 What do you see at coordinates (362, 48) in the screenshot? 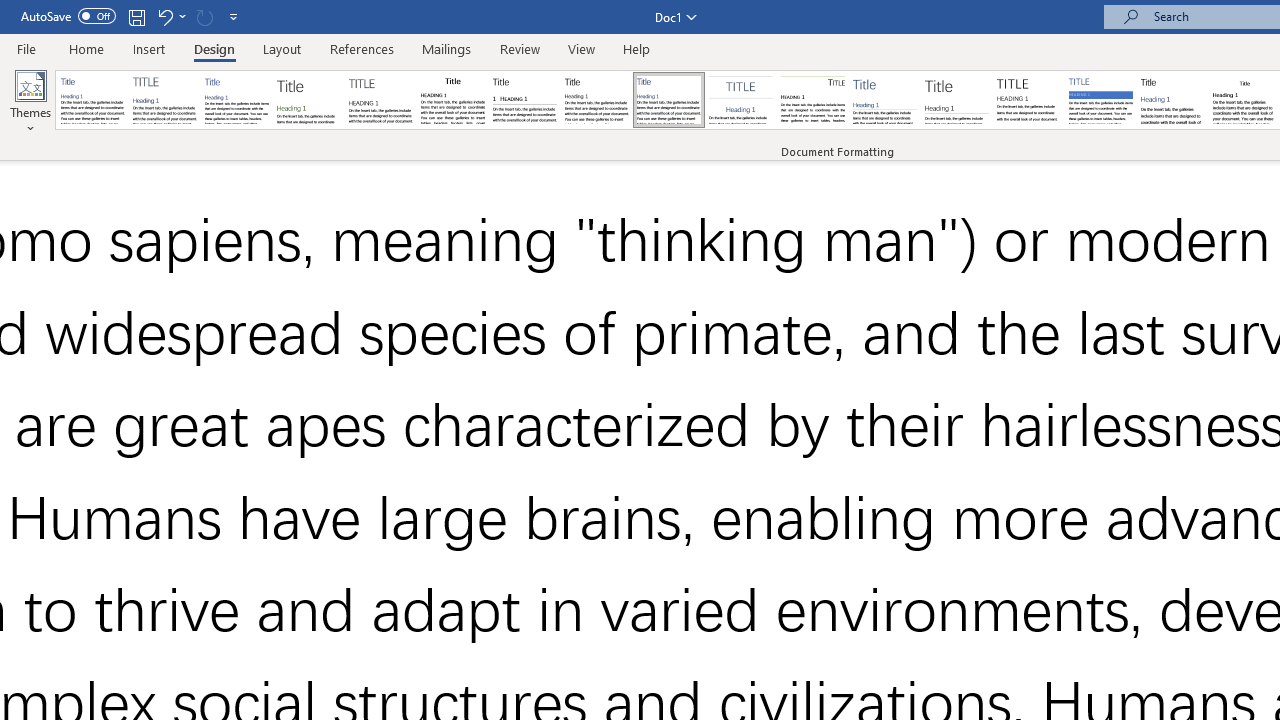
I see `'References'` at bounding box center [362, 48].